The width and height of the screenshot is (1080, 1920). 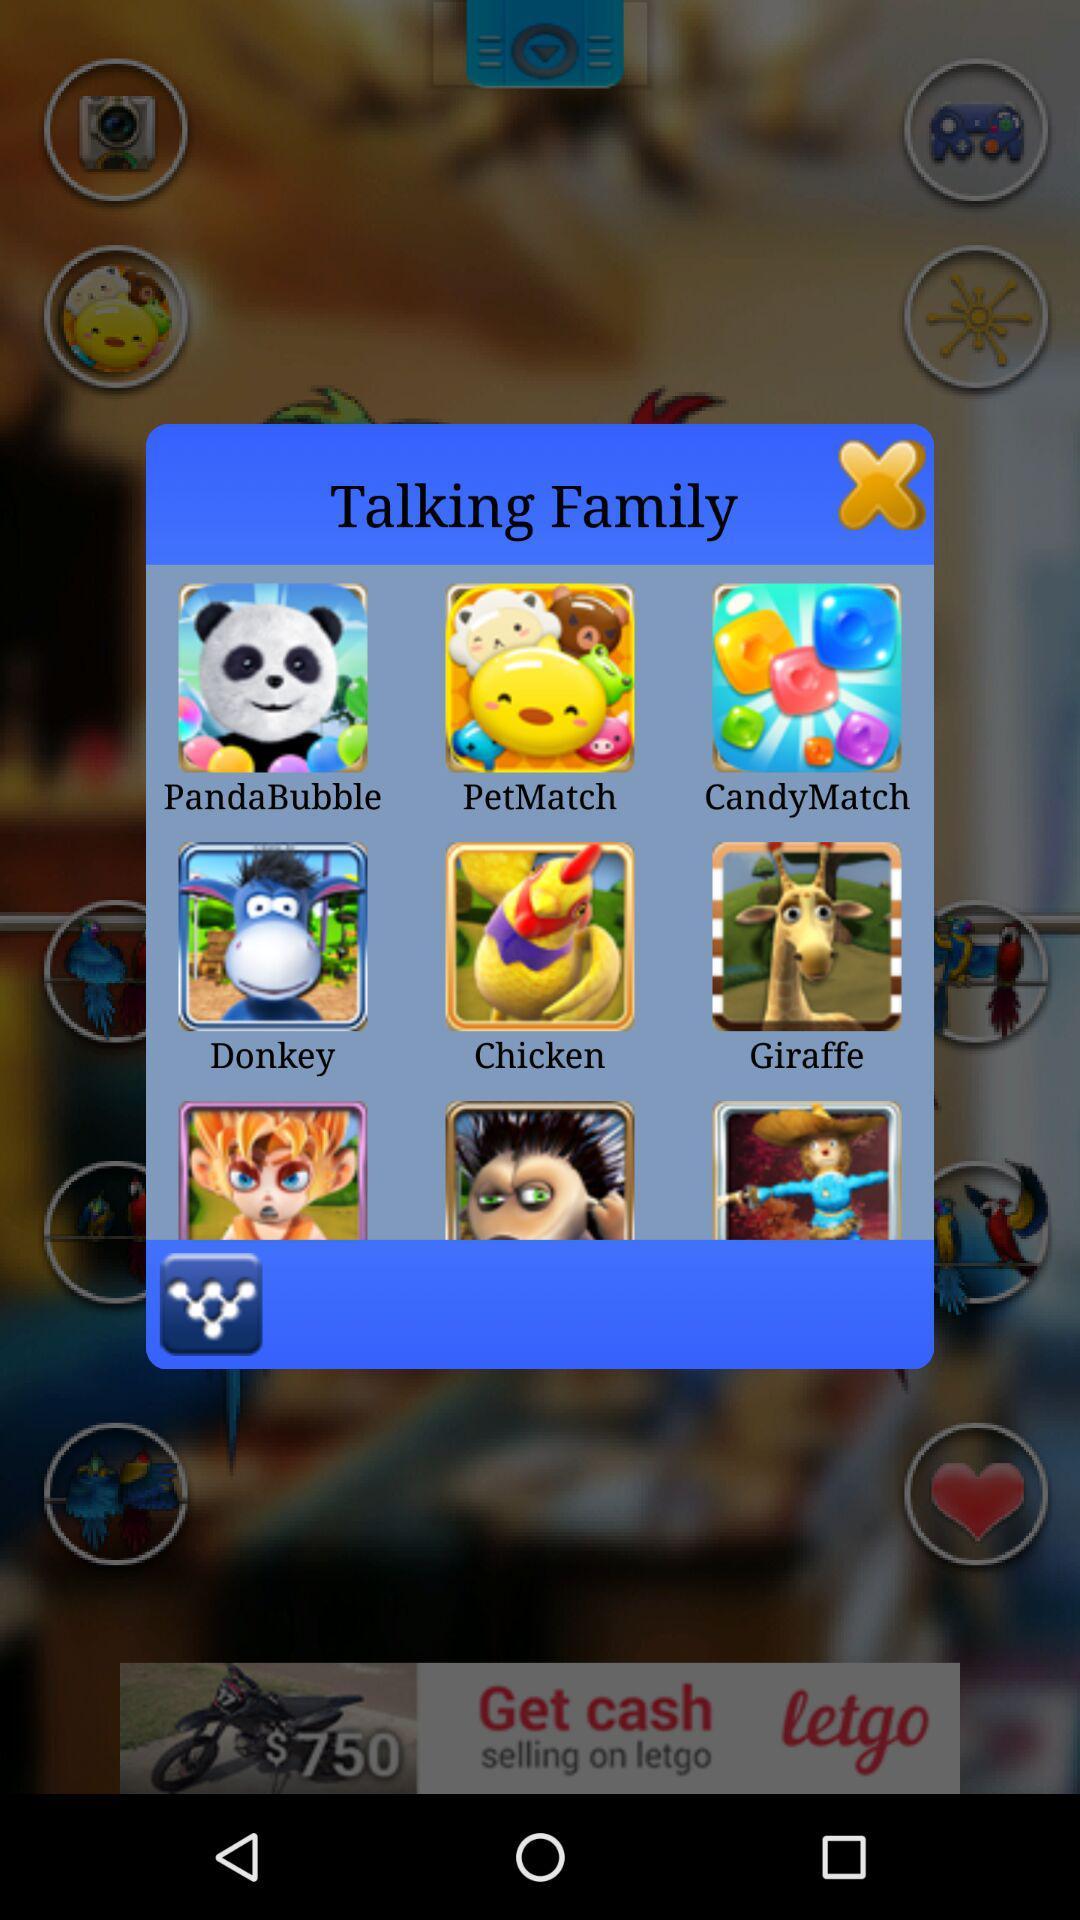 What do you see at coordinates (881, 484) in the screenshot?
I see `item to the right of the talking family app` at bounding box center [881, 484].